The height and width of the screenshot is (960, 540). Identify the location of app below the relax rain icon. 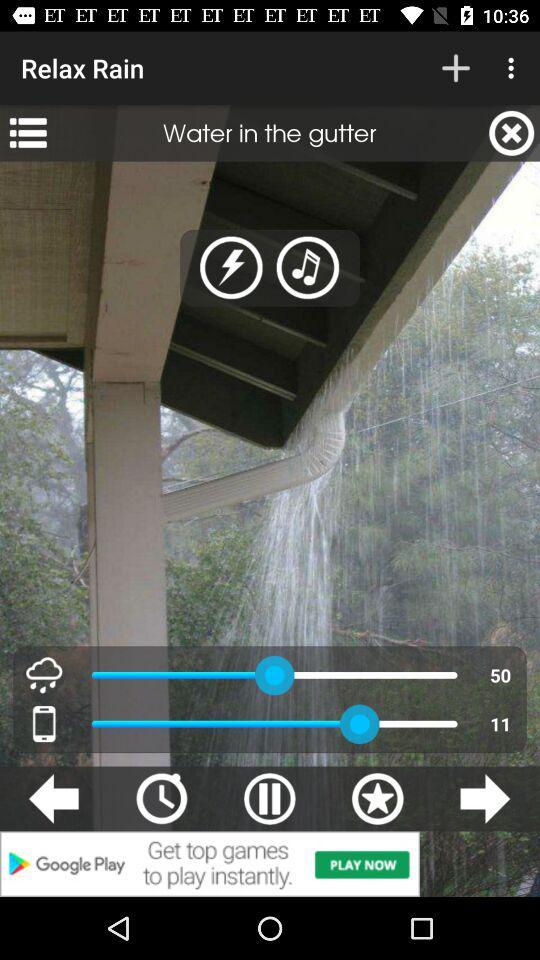
(27, 132).